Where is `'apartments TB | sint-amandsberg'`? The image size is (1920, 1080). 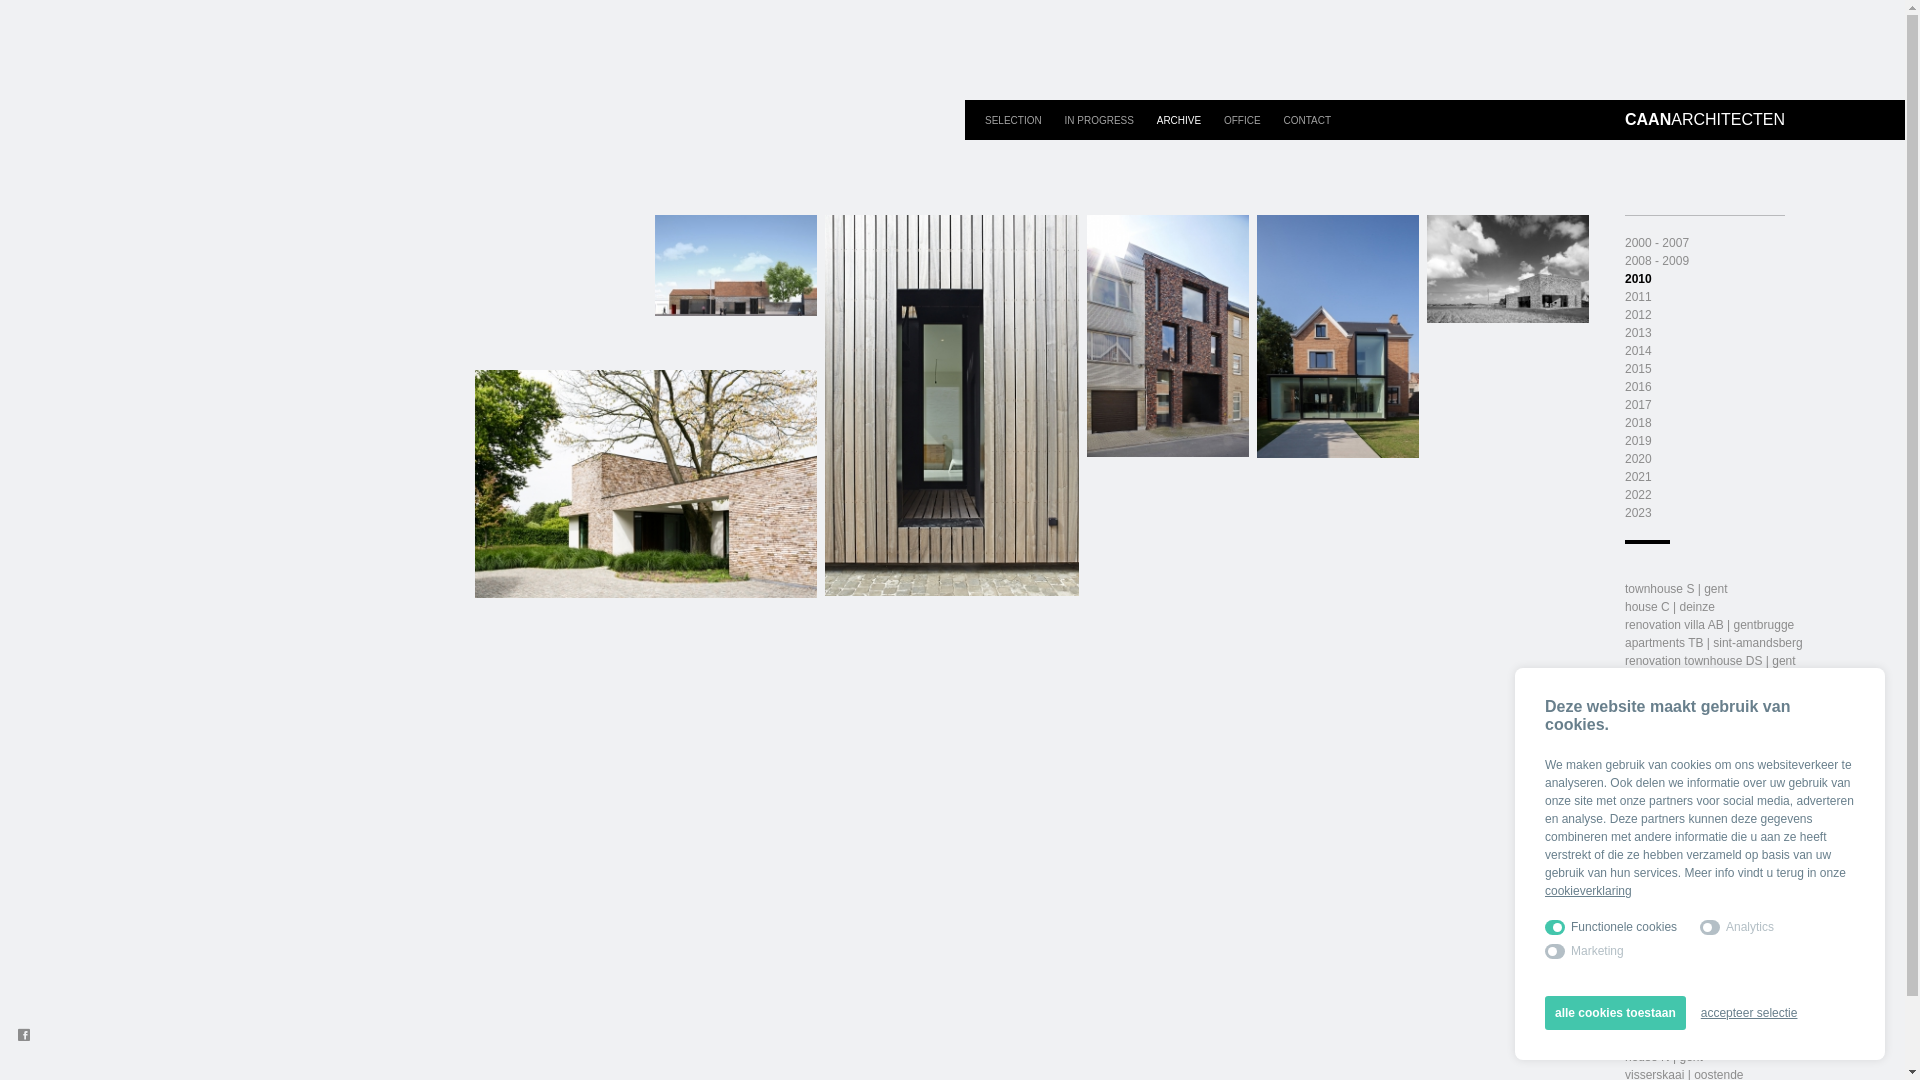 'apartments TB | sint-amandsberg' is located at coordinates (1712, 643).